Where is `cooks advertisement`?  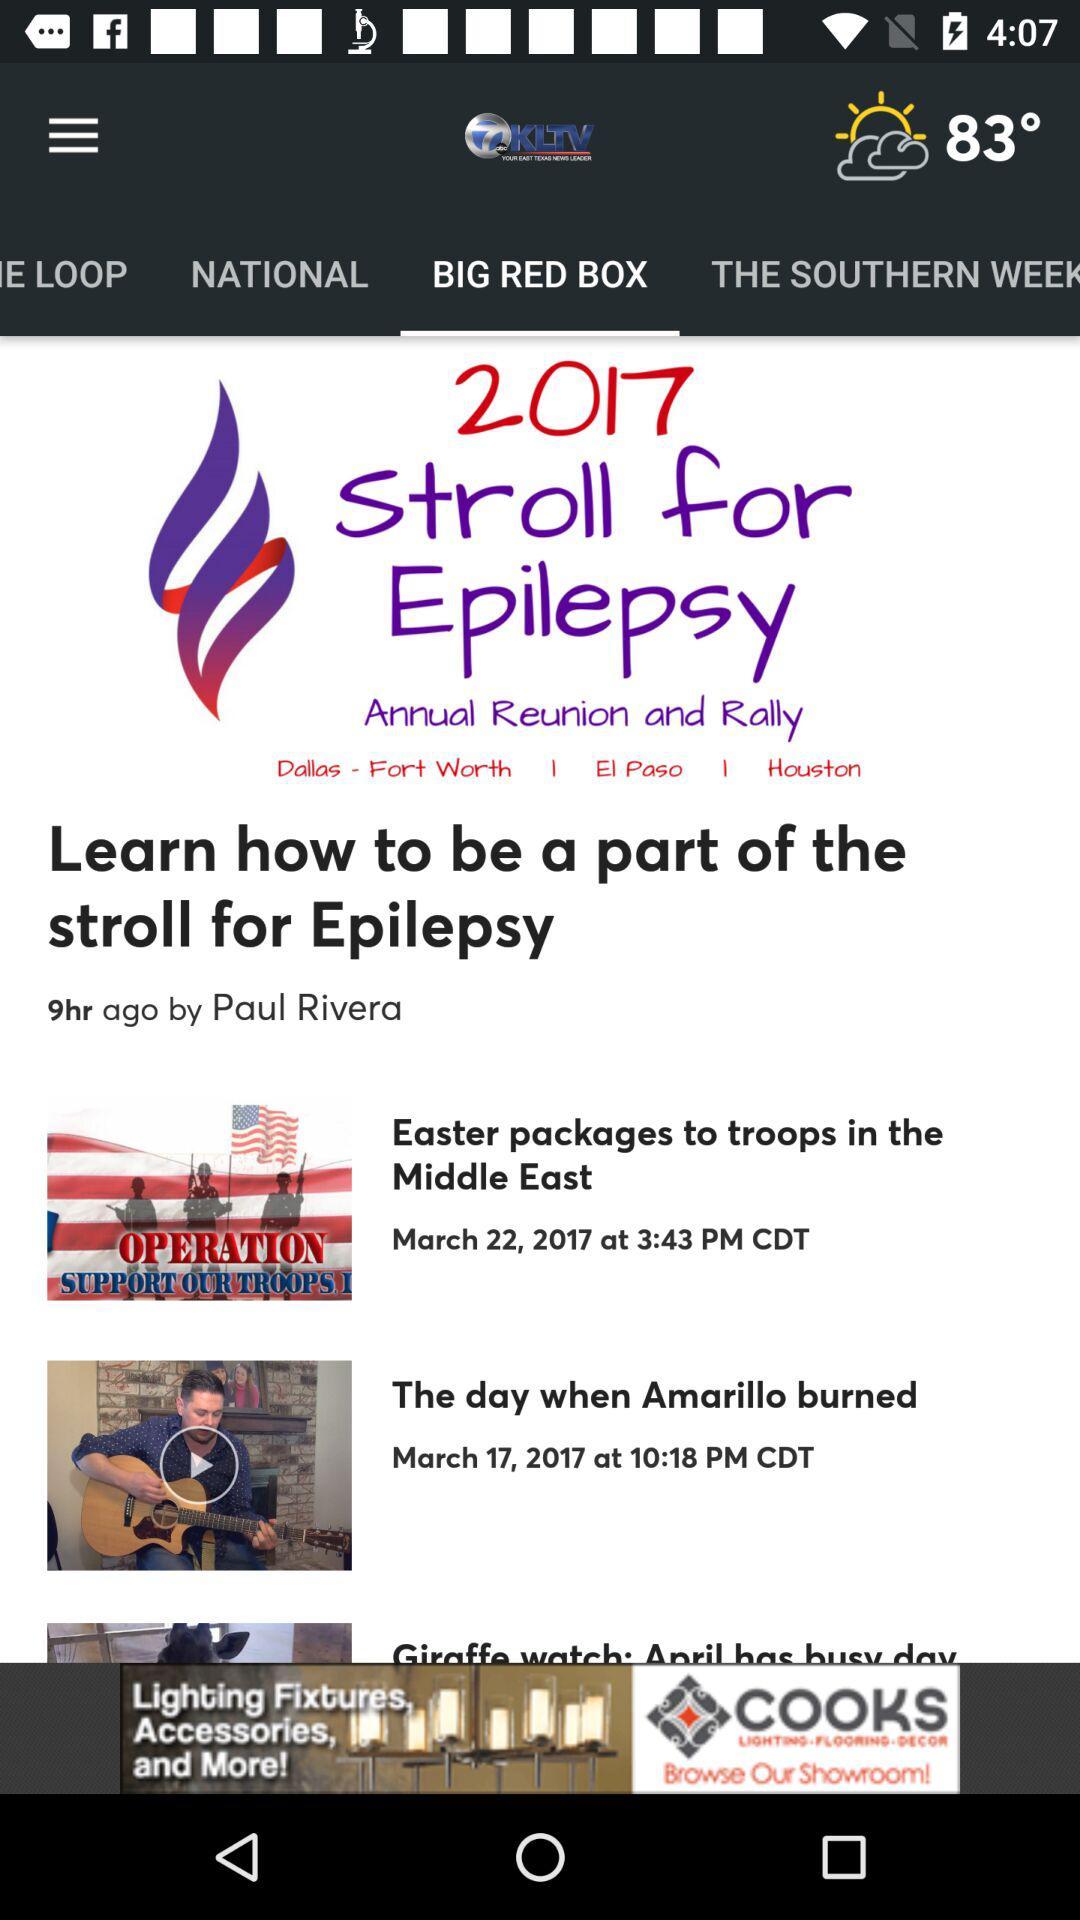
cooks advertisement is located at coordinates (540, 1727).